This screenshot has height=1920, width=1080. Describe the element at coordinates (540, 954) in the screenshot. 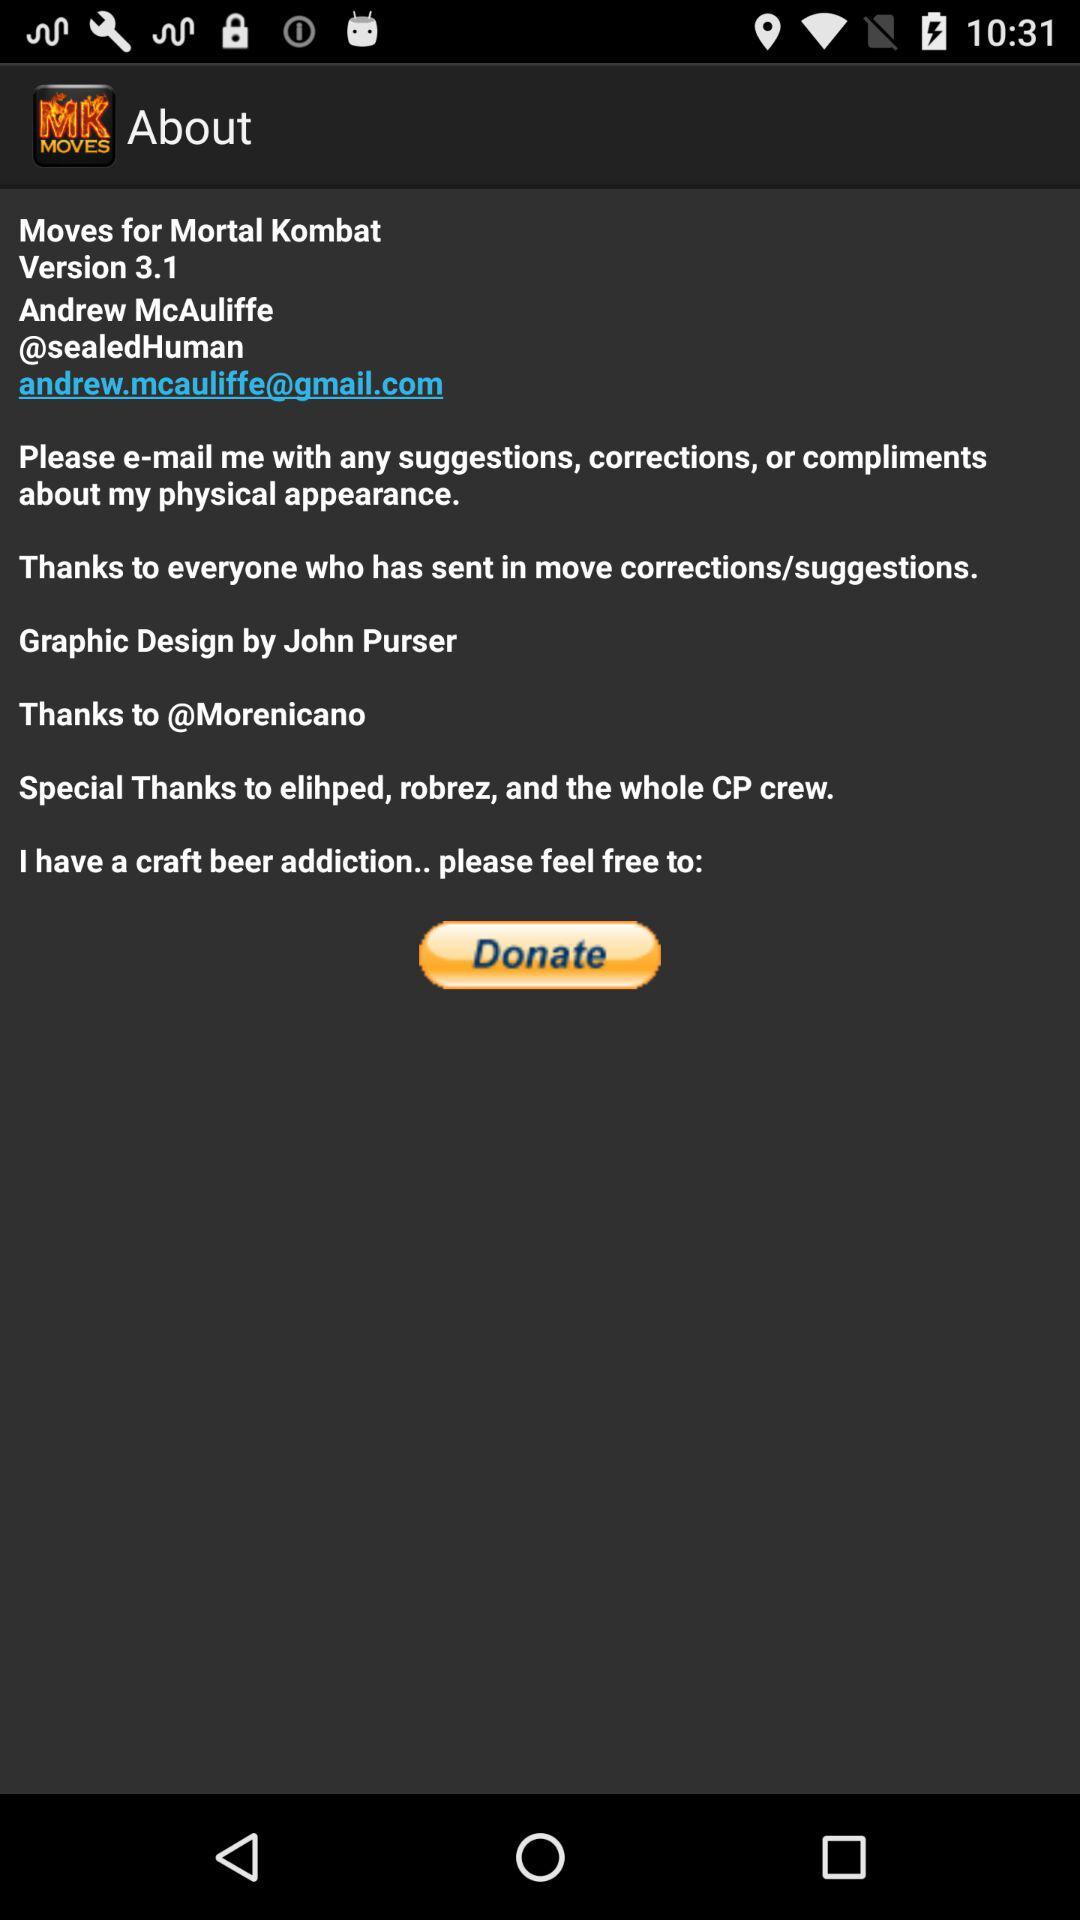

I see `icon below the andrew mcauliffe sealedhuman item` at that location.